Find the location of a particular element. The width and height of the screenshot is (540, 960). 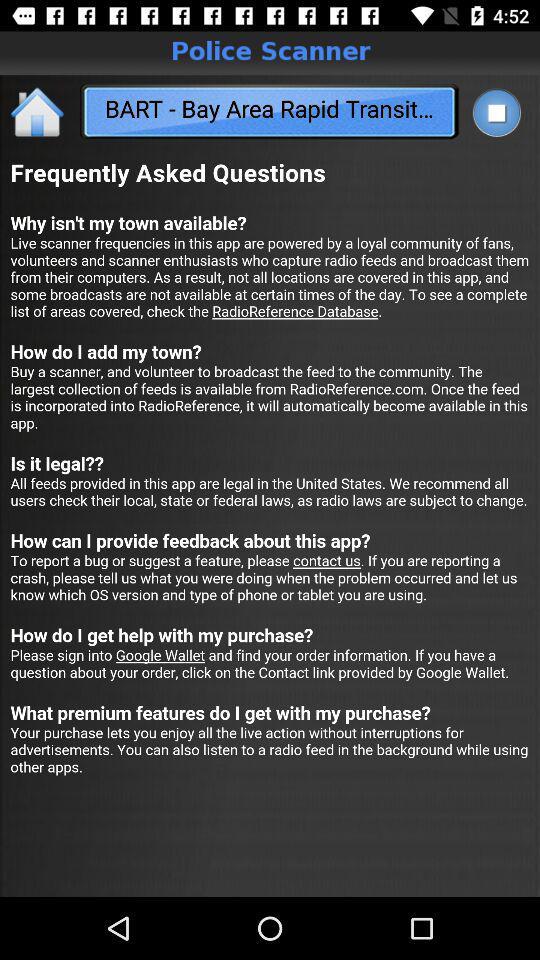

go home is located at coordinates (38, 111).